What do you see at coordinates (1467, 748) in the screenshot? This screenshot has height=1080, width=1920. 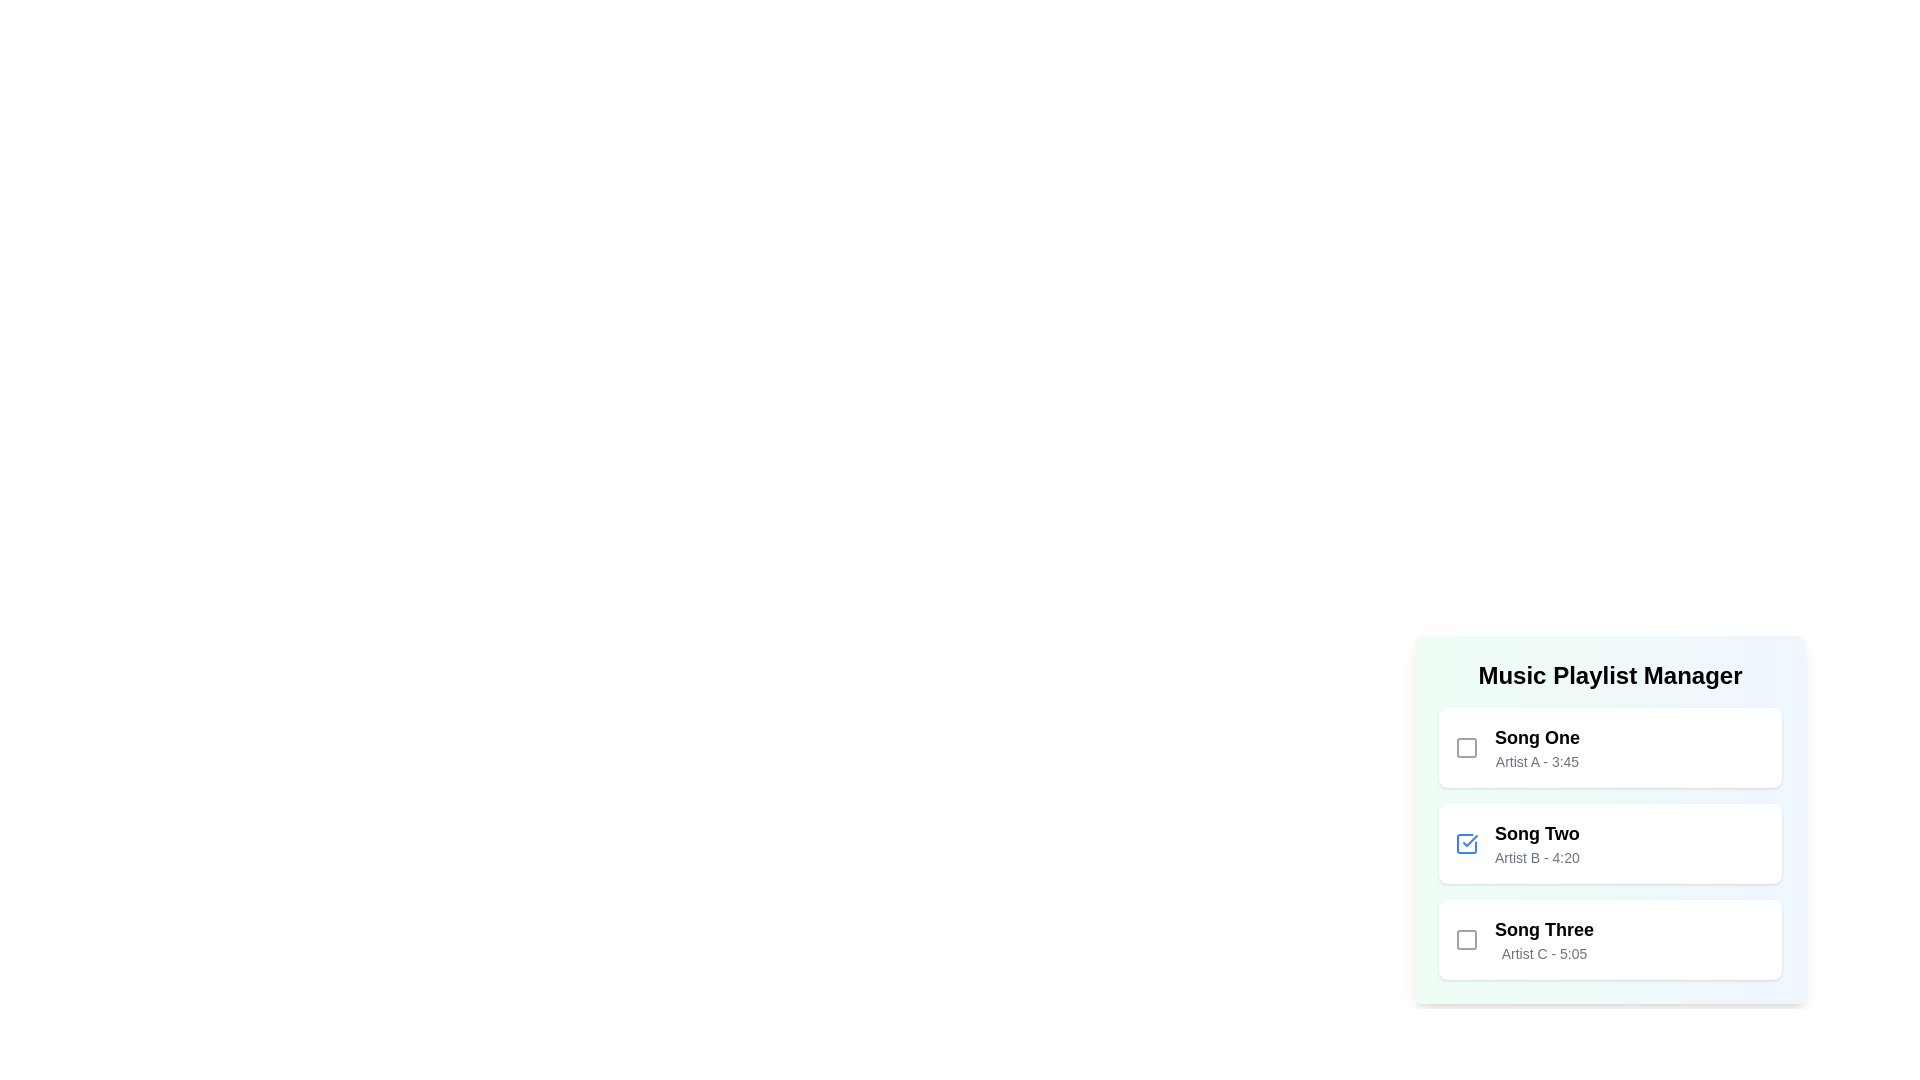 I see `the square icon with rounded corners, part of an interactive checklist system` at bounding box center [1467, 748].